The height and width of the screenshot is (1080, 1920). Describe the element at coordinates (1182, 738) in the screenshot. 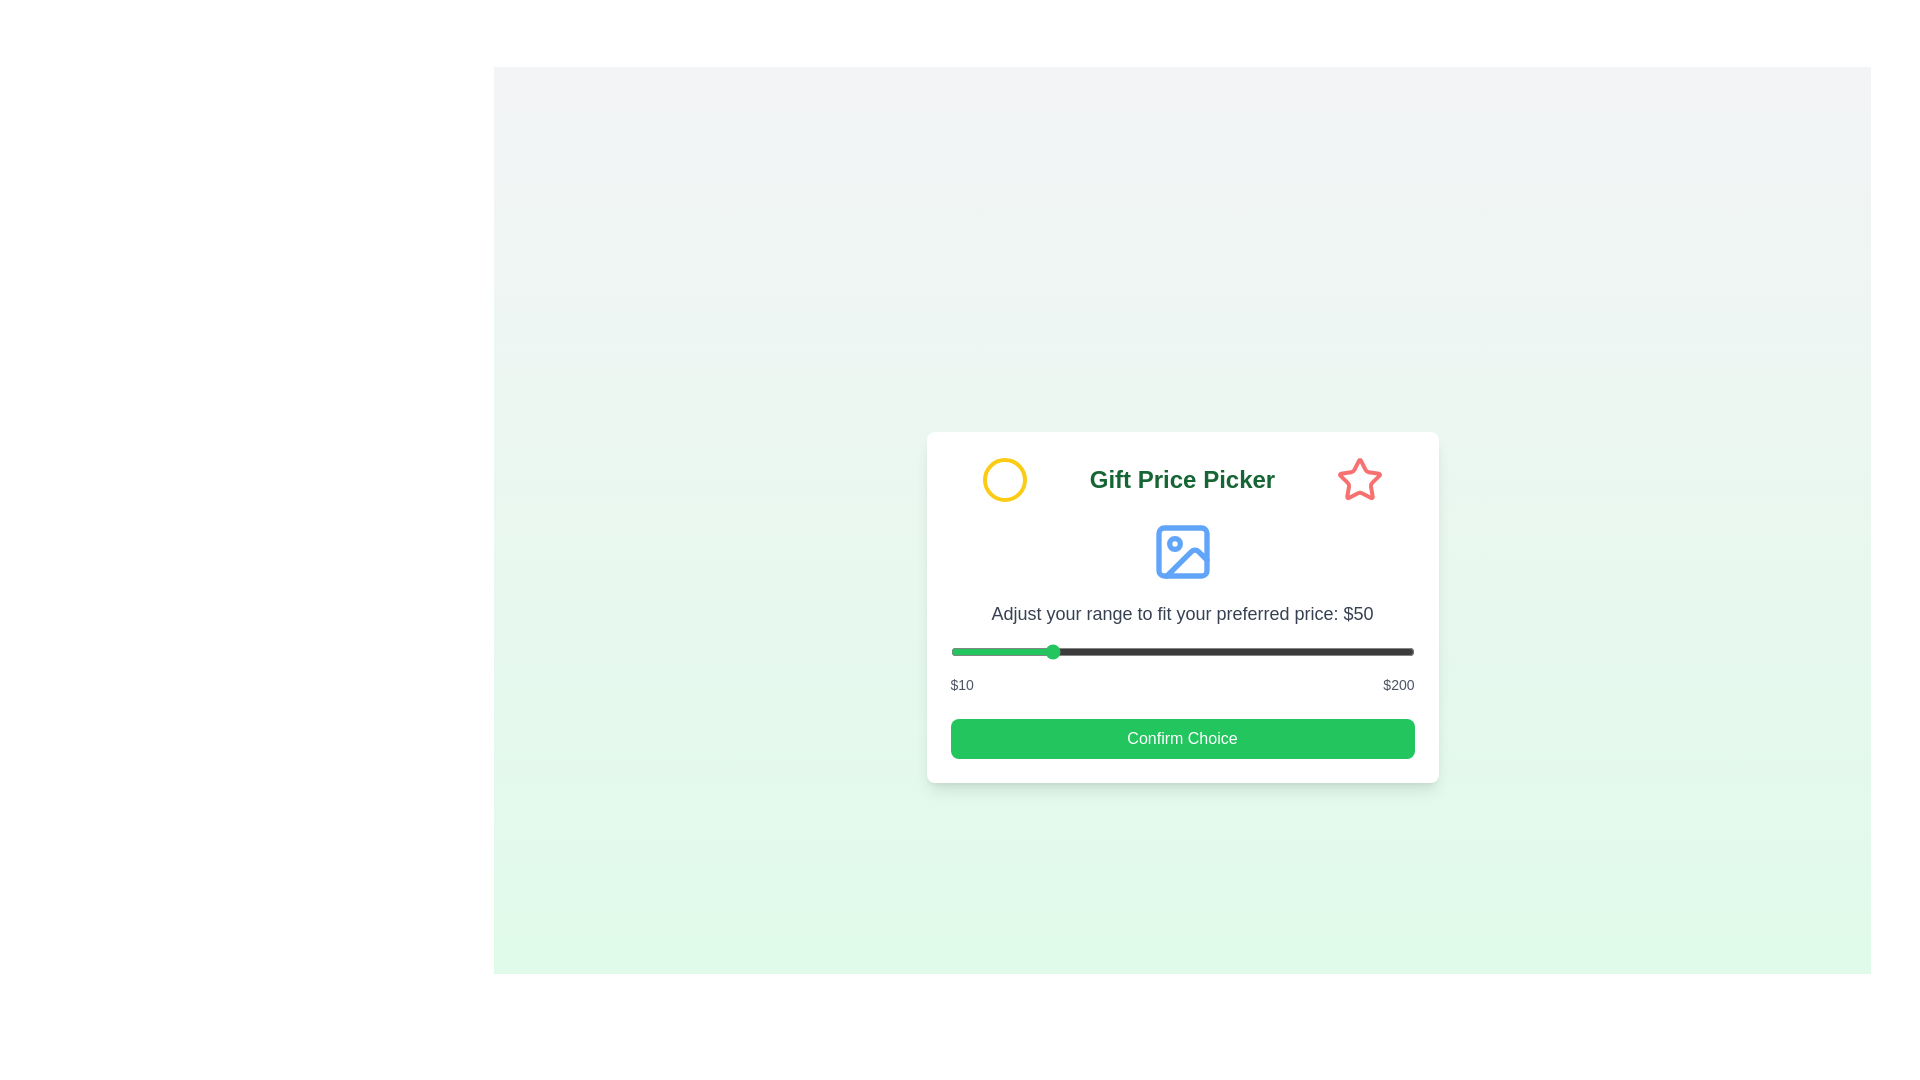

I see `the 'Confirm Choice' button` at that location.